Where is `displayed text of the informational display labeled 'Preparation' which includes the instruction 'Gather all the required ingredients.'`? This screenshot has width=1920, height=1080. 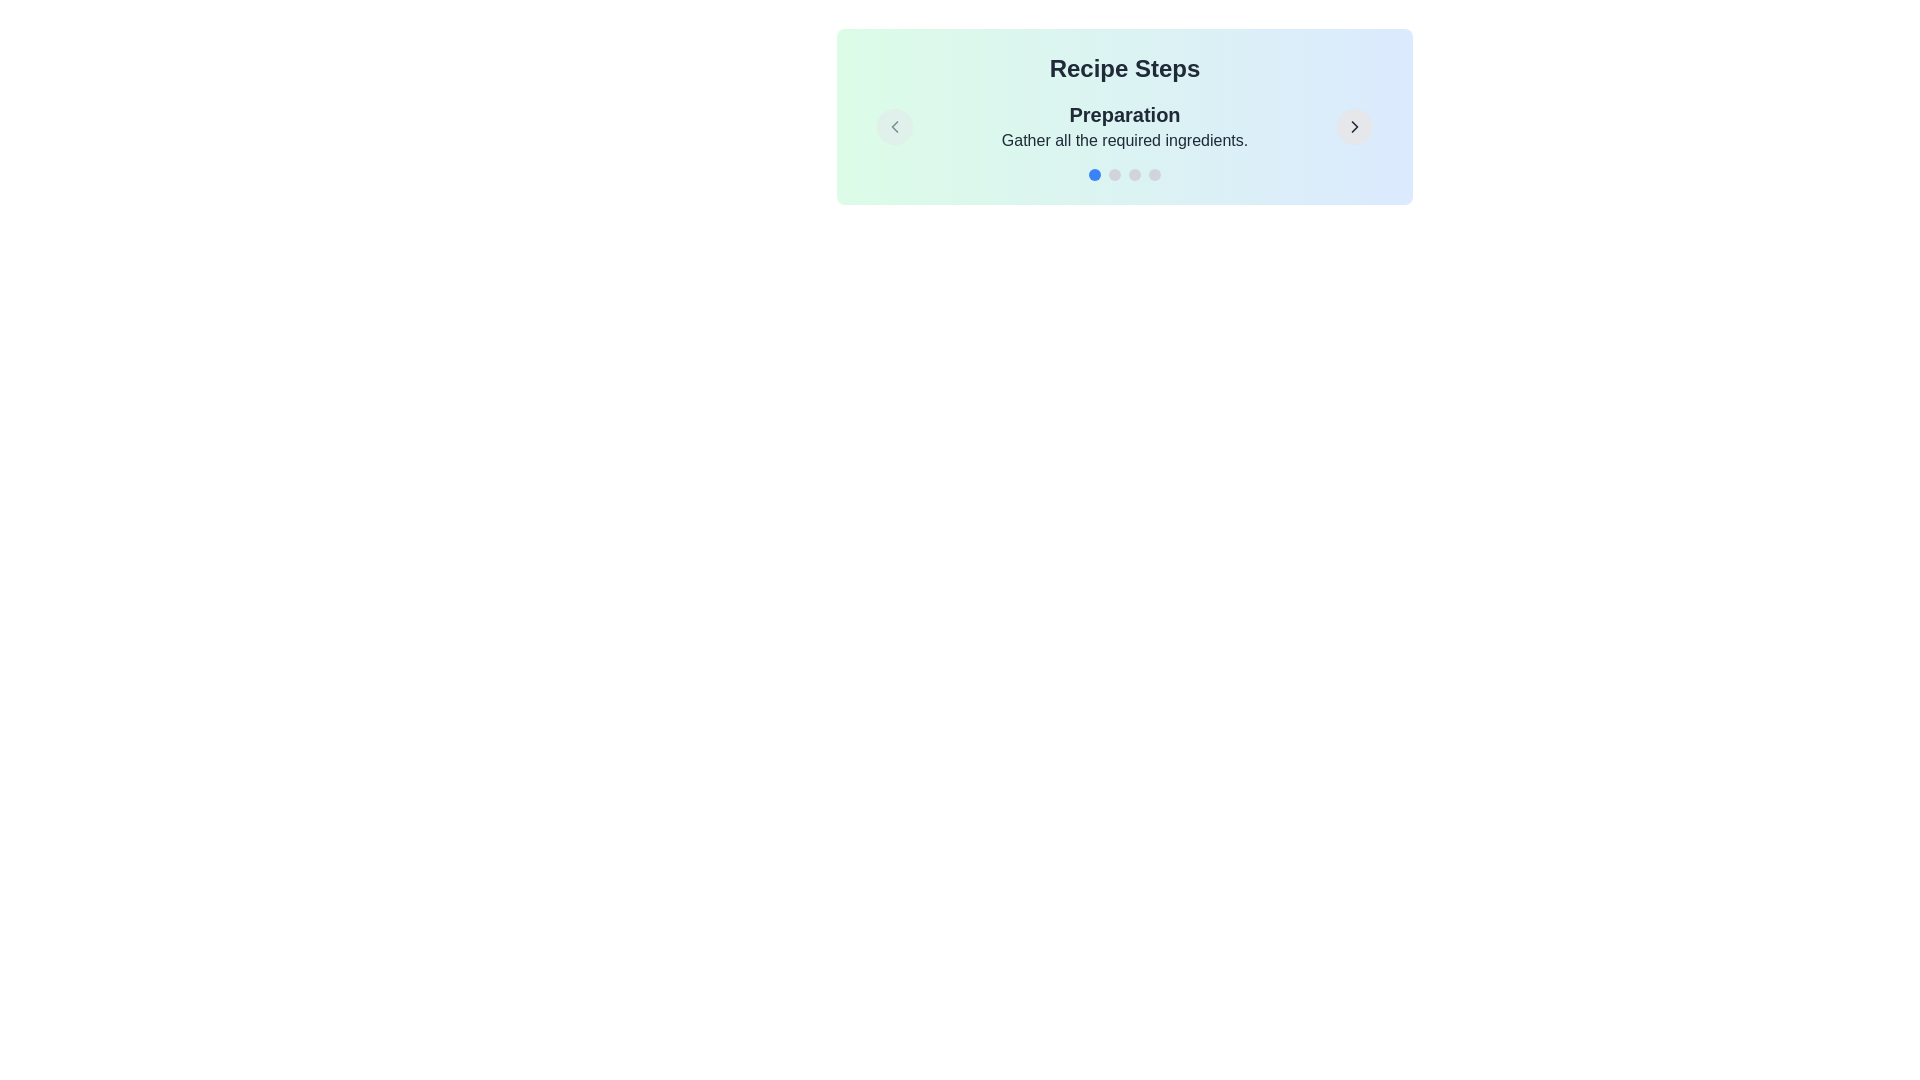
displayed text of the informational display labeled 'Preparation' which includes the instruction 'Gather all the required ingredients.' is located at coordinates (1124, 127).